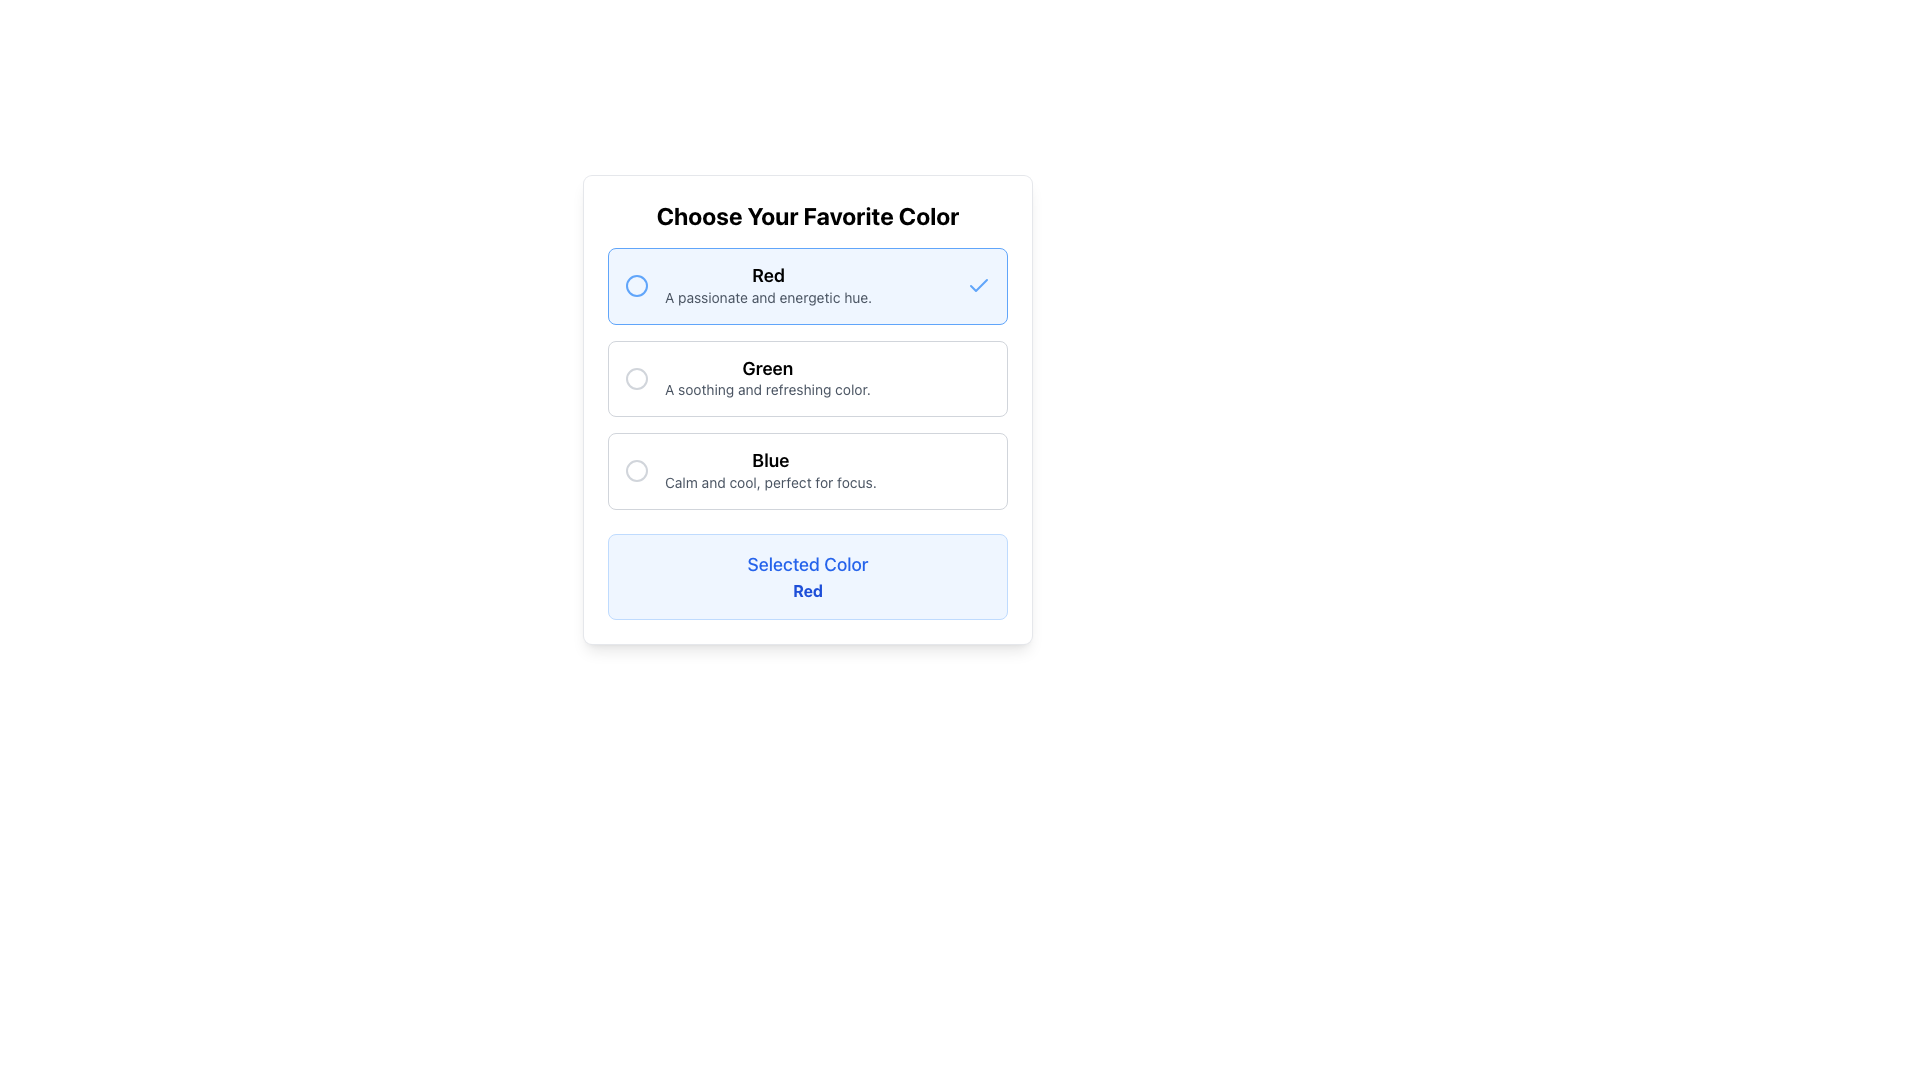 This screenshot has height=1080, width=1920. What do you see at coordinates (636, 470) in the screenshot?
I see `the radio button` at bounding box center [636, 470].